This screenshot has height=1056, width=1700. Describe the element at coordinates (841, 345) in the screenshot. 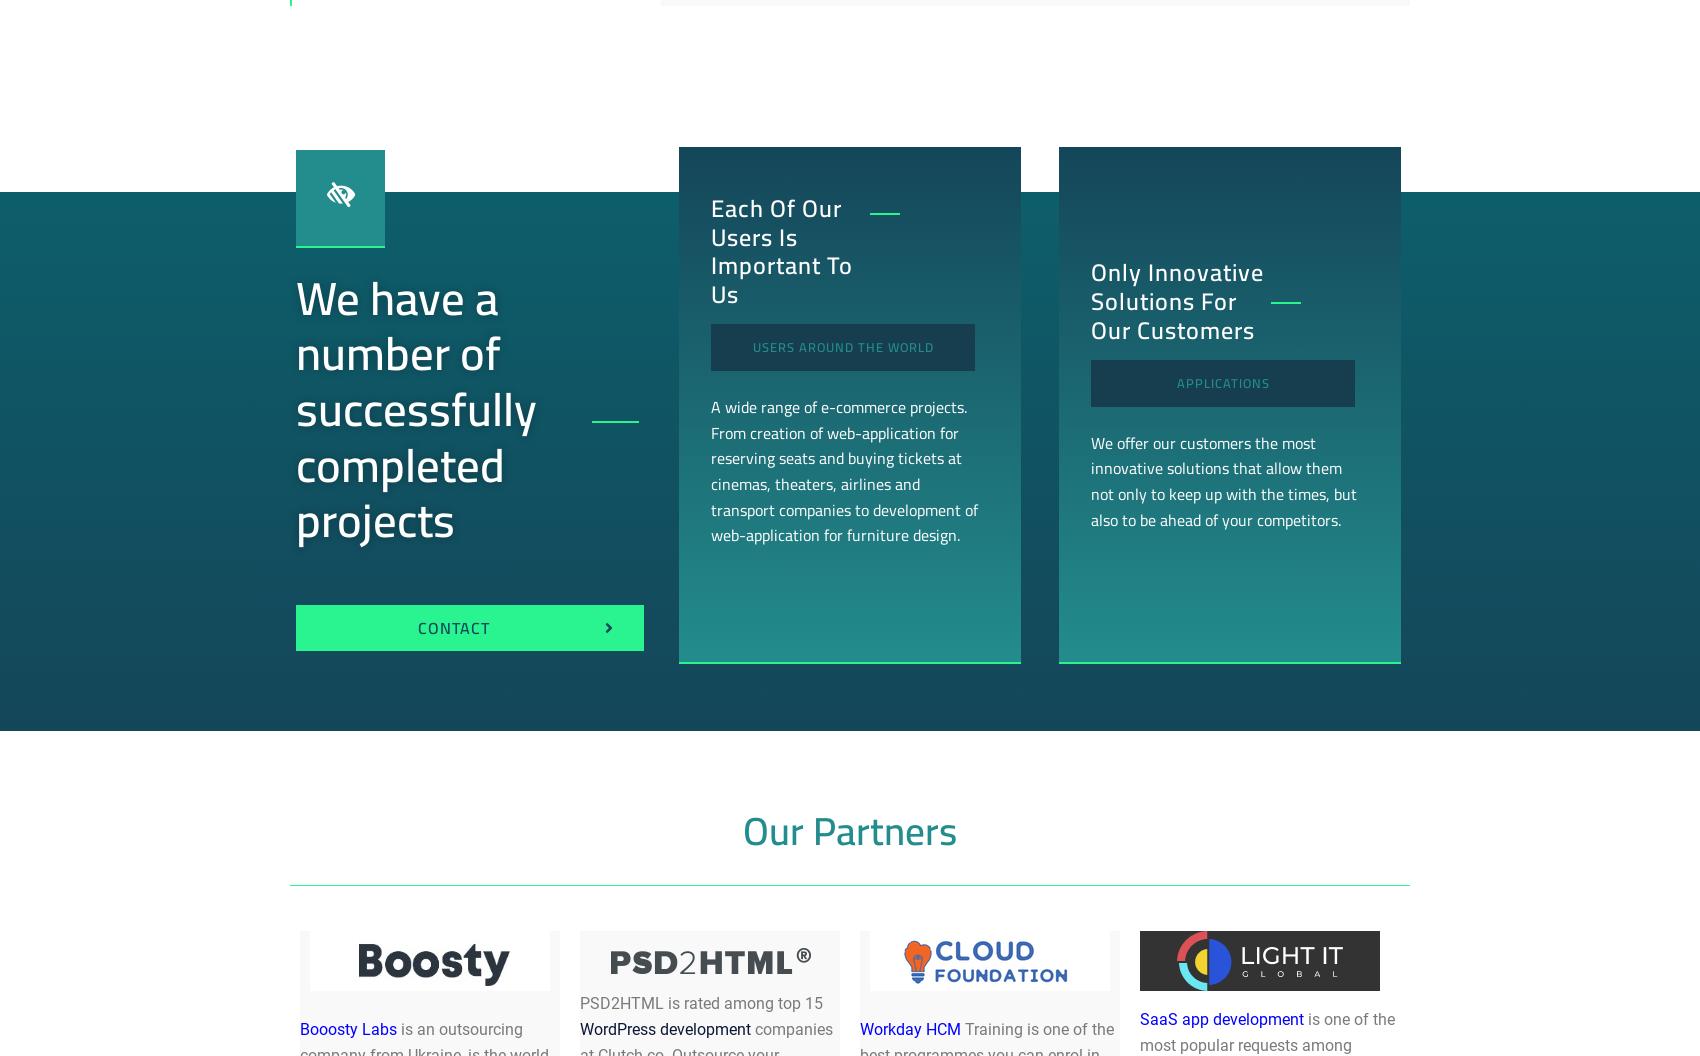

I see `'Users around the world'` at that location.